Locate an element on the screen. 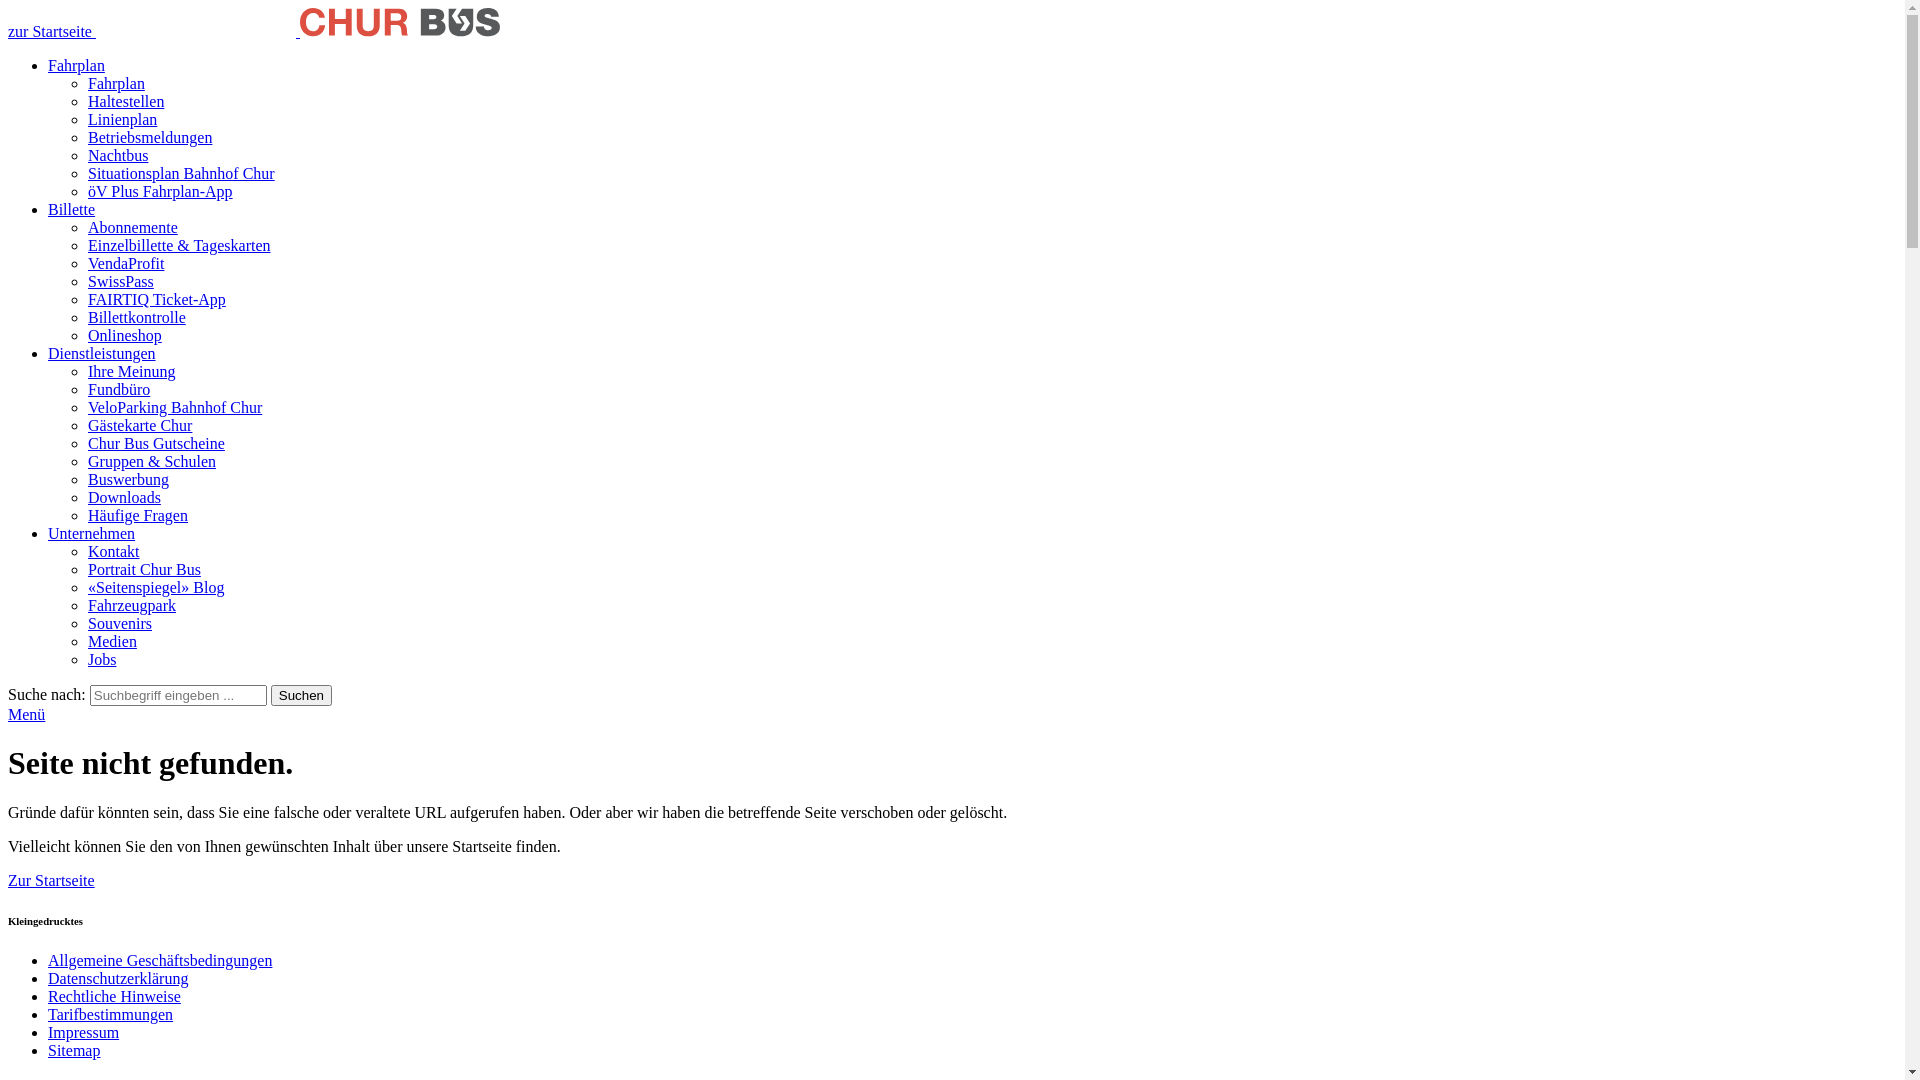 This screenshot has width=1920, height=1080. 'Haltestellen' is located at coordinates (124, 101).